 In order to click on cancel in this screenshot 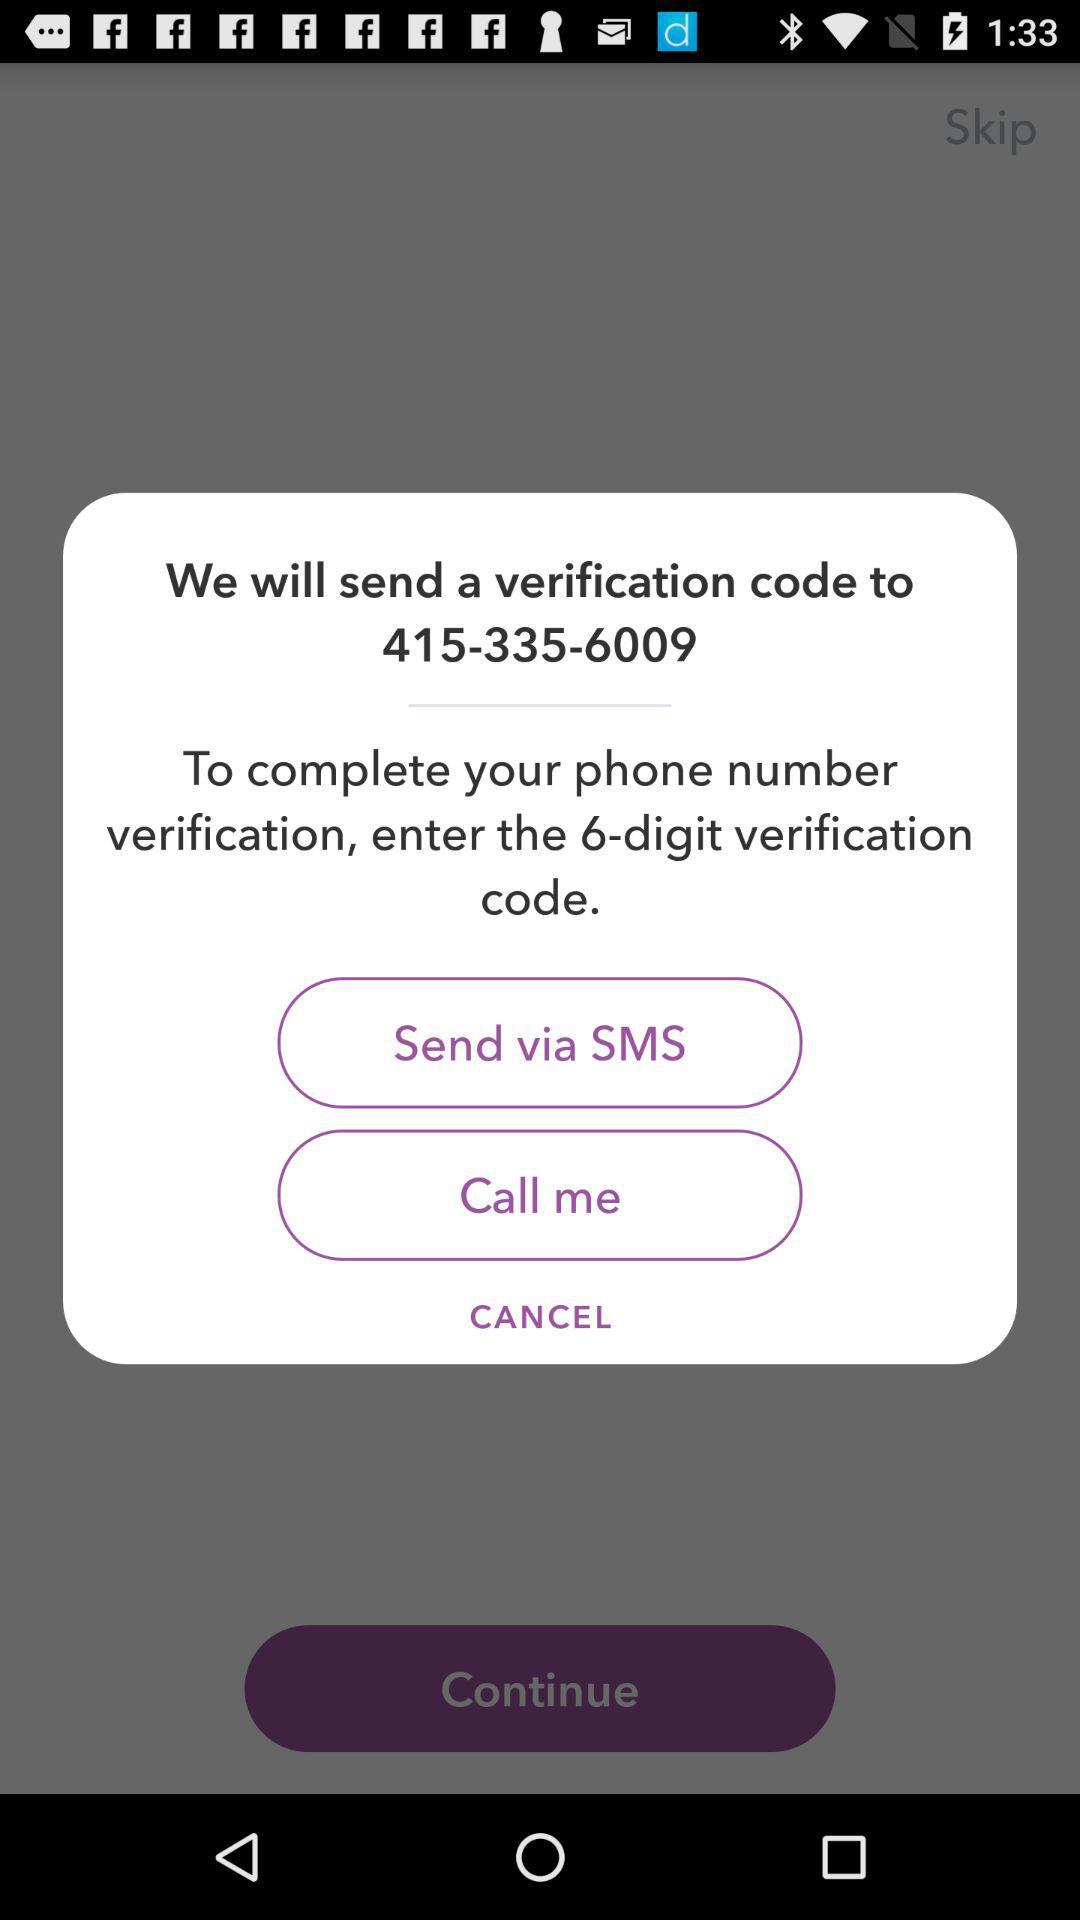, I will do `click(540, 1316)`.